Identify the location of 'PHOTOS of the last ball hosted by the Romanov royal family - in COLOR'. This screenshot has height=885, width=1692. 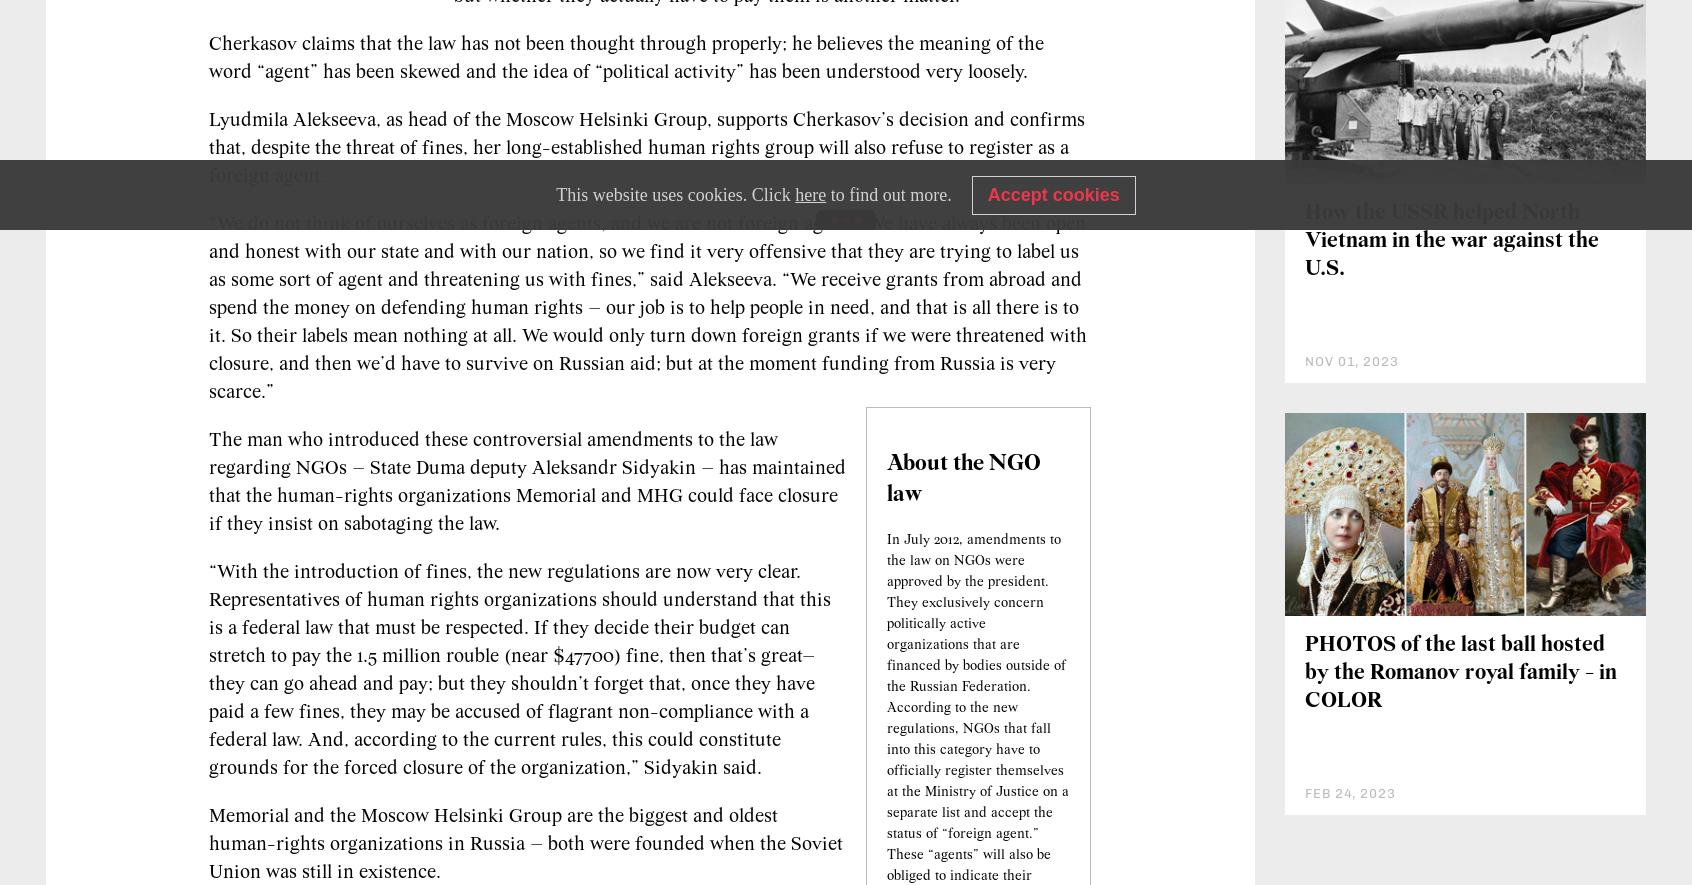
(1304, 792).